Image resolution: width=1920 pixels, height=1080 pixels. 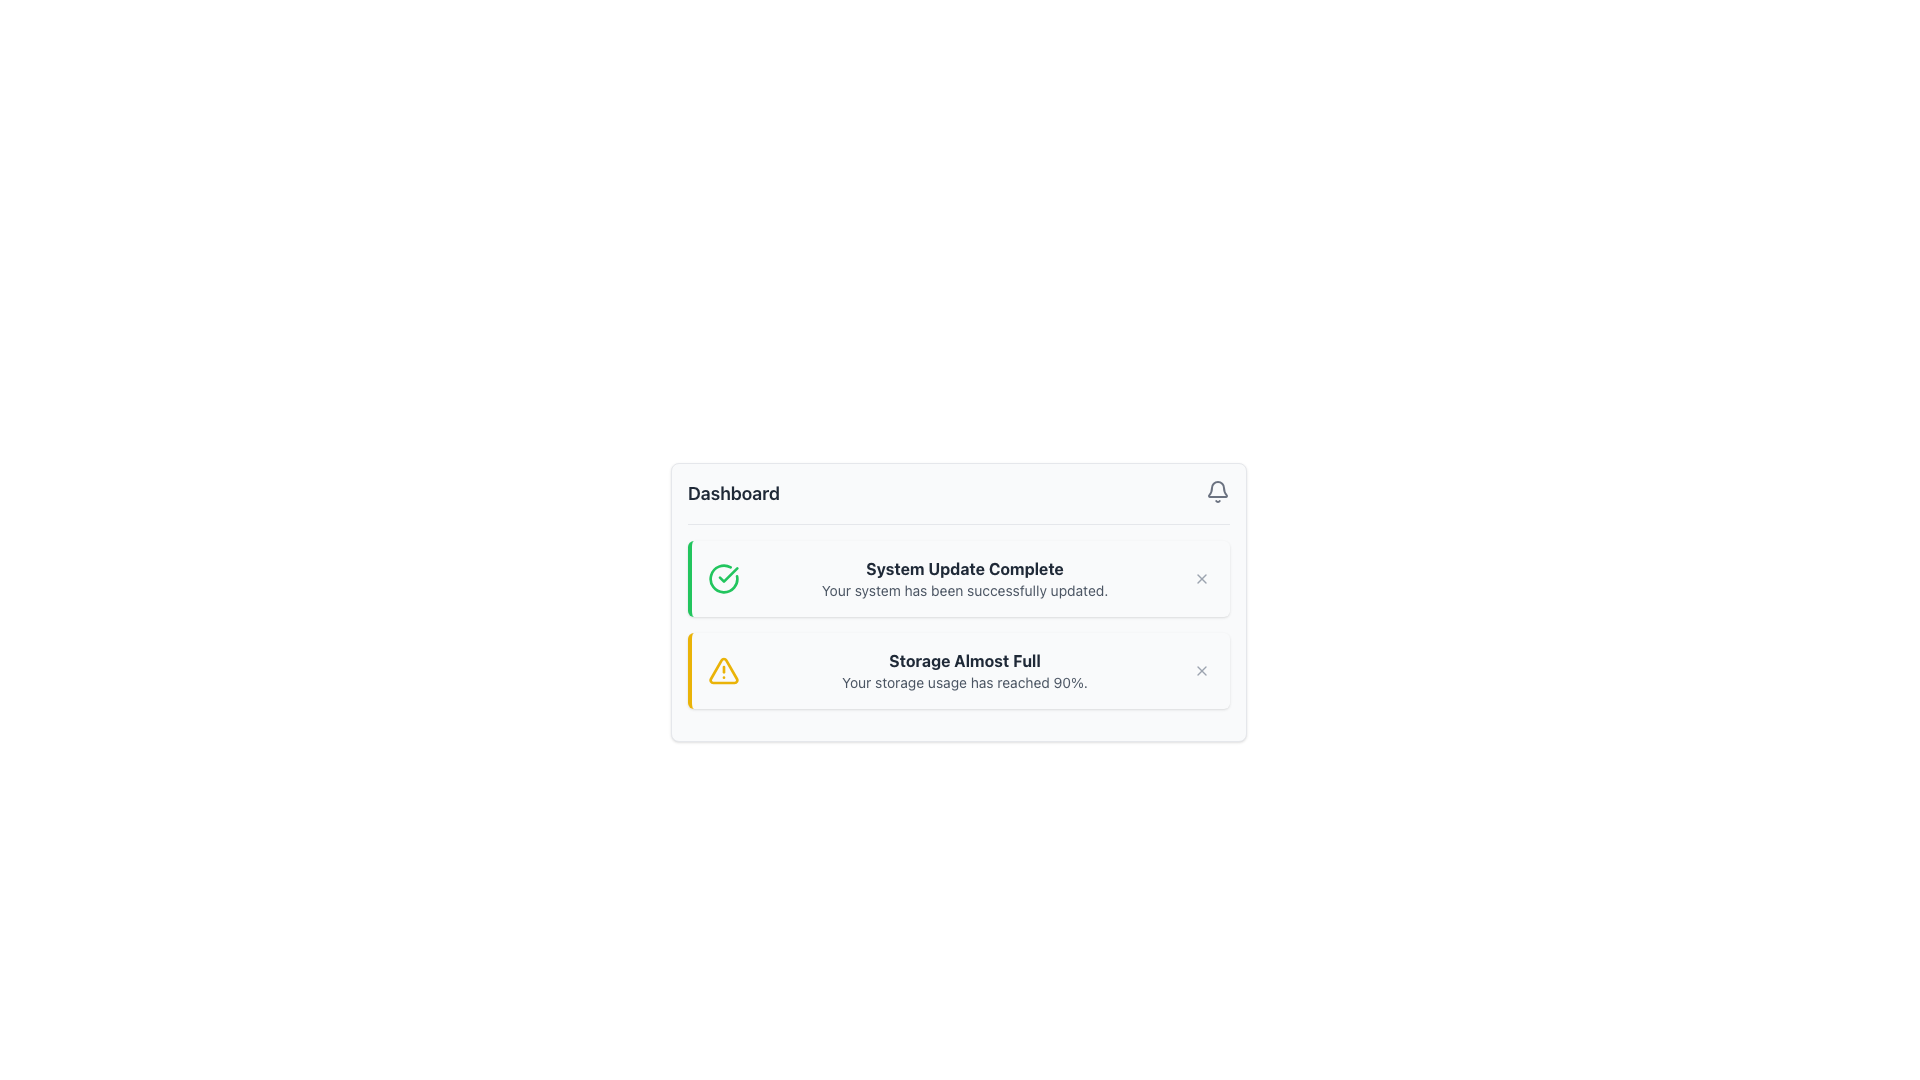 I want to click on message displayed in the Text label that indicates the alert status of storage usage, located in the middle section of a notification card, so click(x=964, y=660).